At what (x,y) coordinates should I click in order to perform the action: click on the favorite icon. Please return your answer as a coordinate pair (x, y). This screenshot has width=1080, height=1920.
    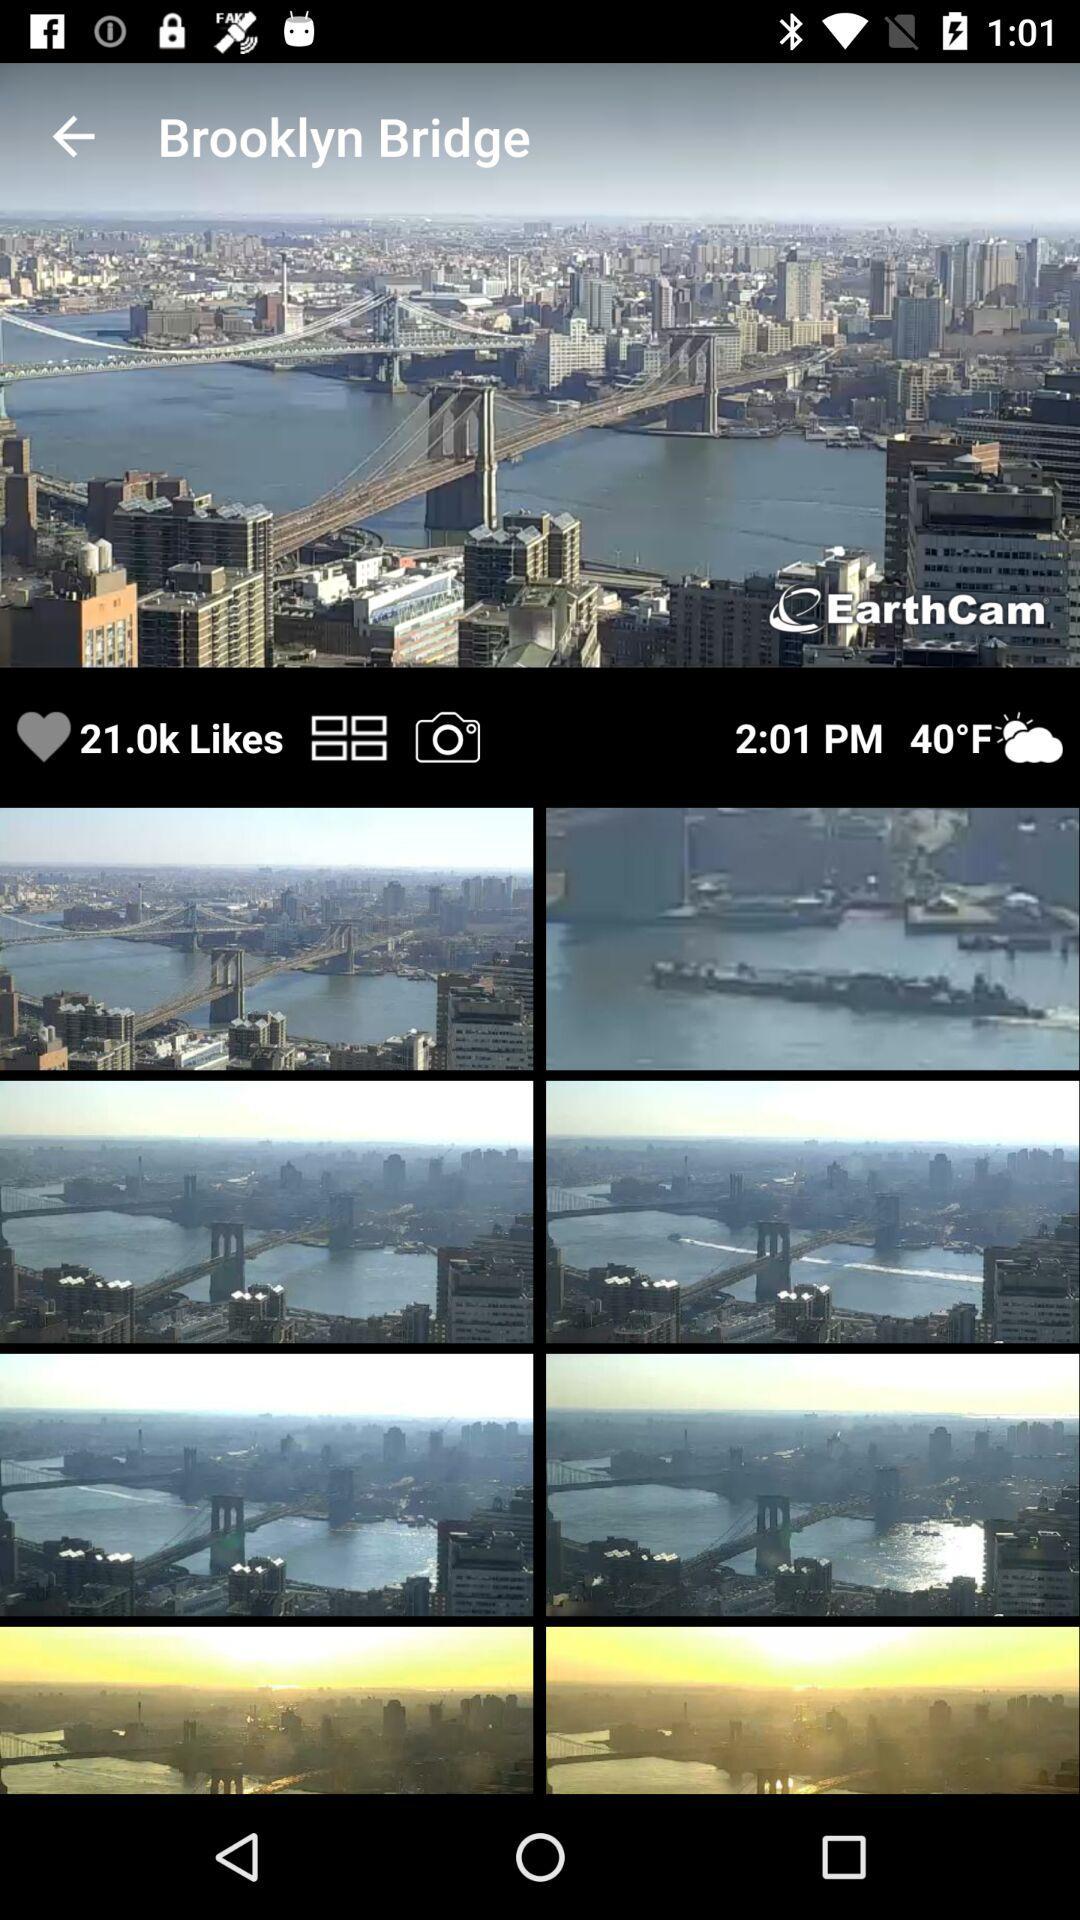
    Looking at the image, I should click on (43, 736).